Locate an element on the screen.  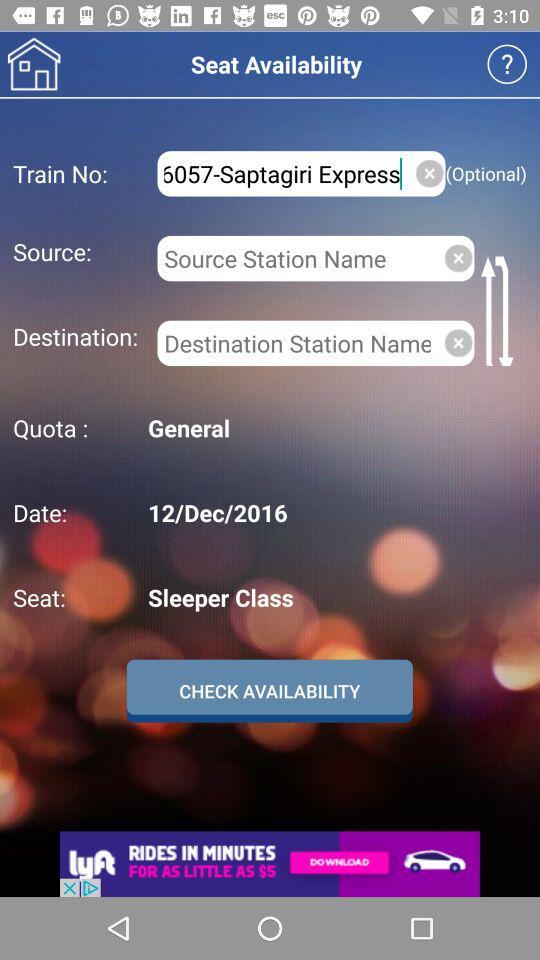
delete destination entered is located at coordinates (458, 343).